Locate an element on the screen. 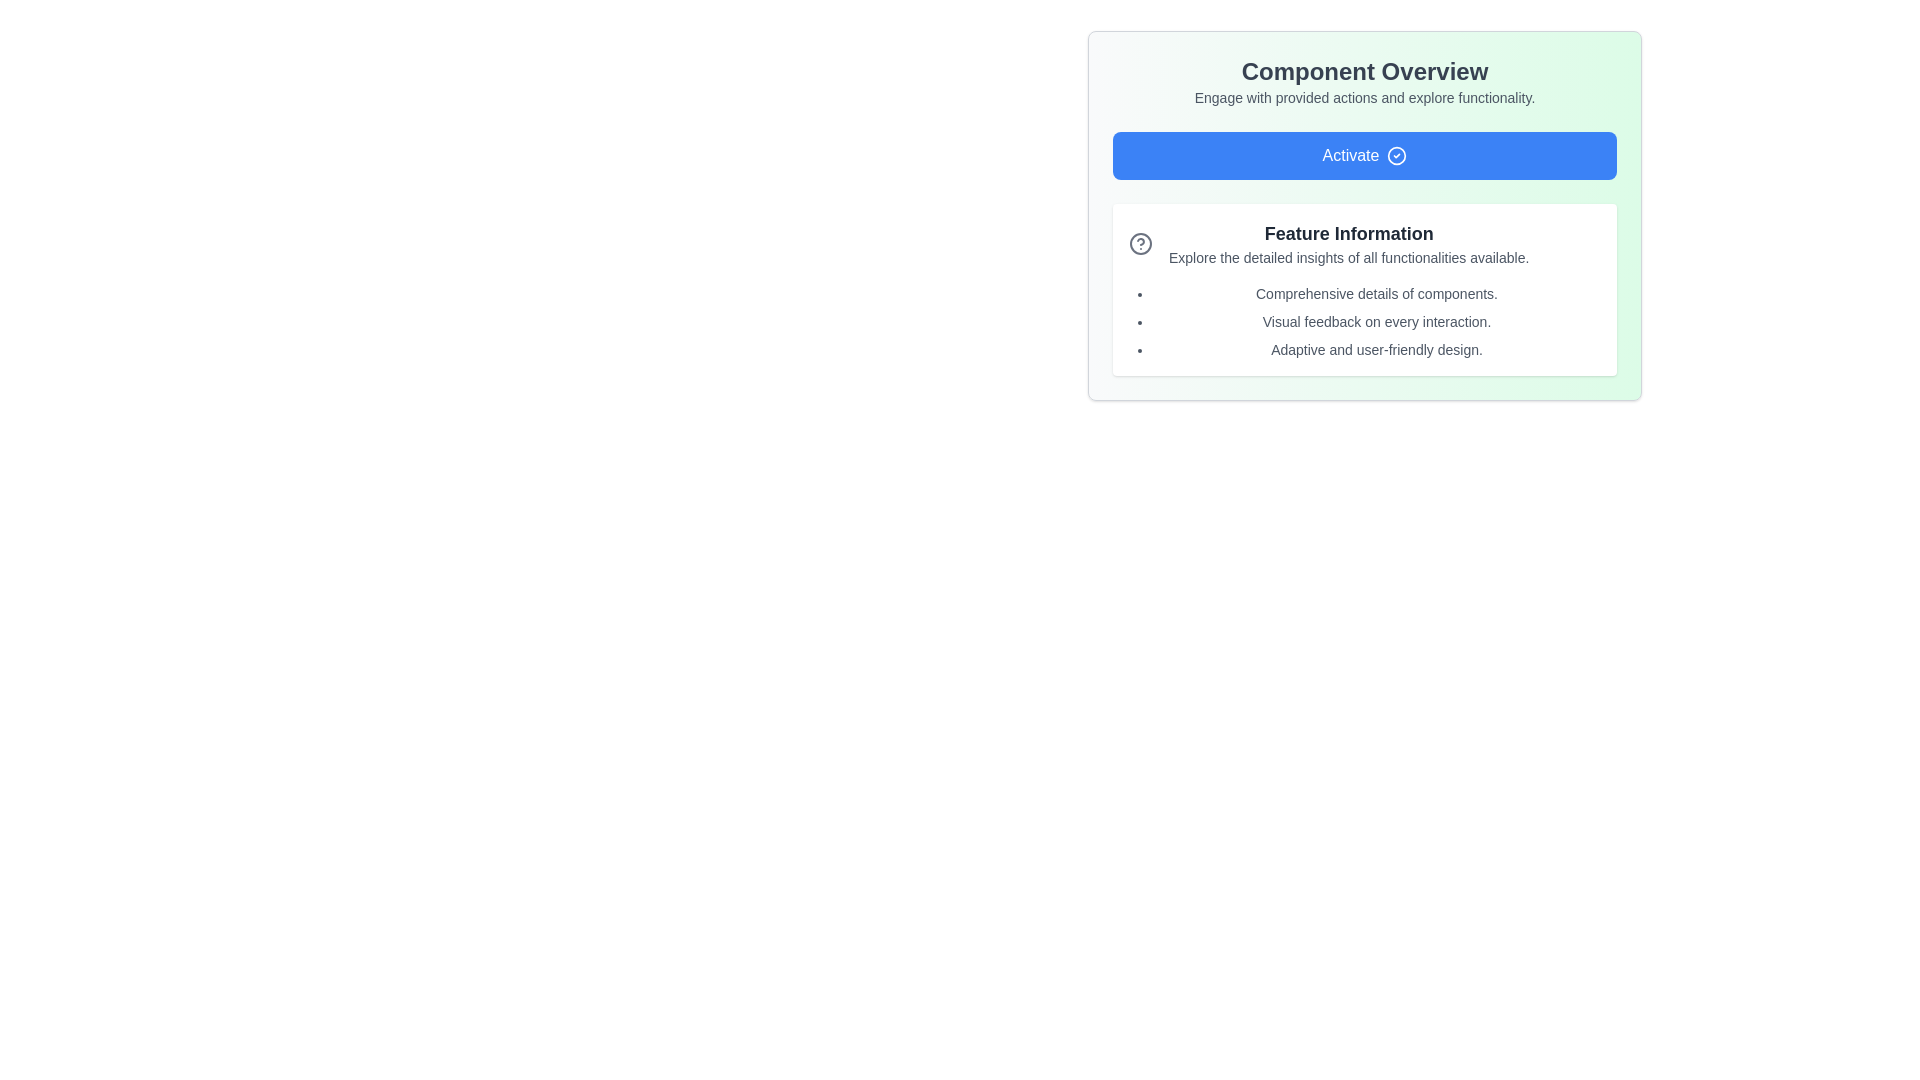 This screenshot has width=1920, height=1080. the help icon located at the far left of the 'Feature Information' box, adjacent to the text 'Explore the detailed insights of all functionalities available.' is located at coordinates (1141, 242).